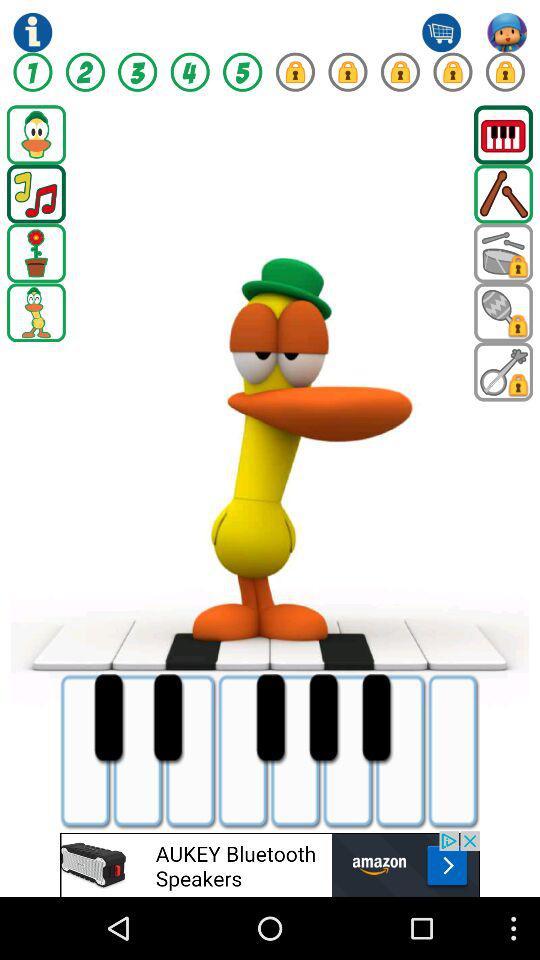  I want to click on music button, so click(36, 194).